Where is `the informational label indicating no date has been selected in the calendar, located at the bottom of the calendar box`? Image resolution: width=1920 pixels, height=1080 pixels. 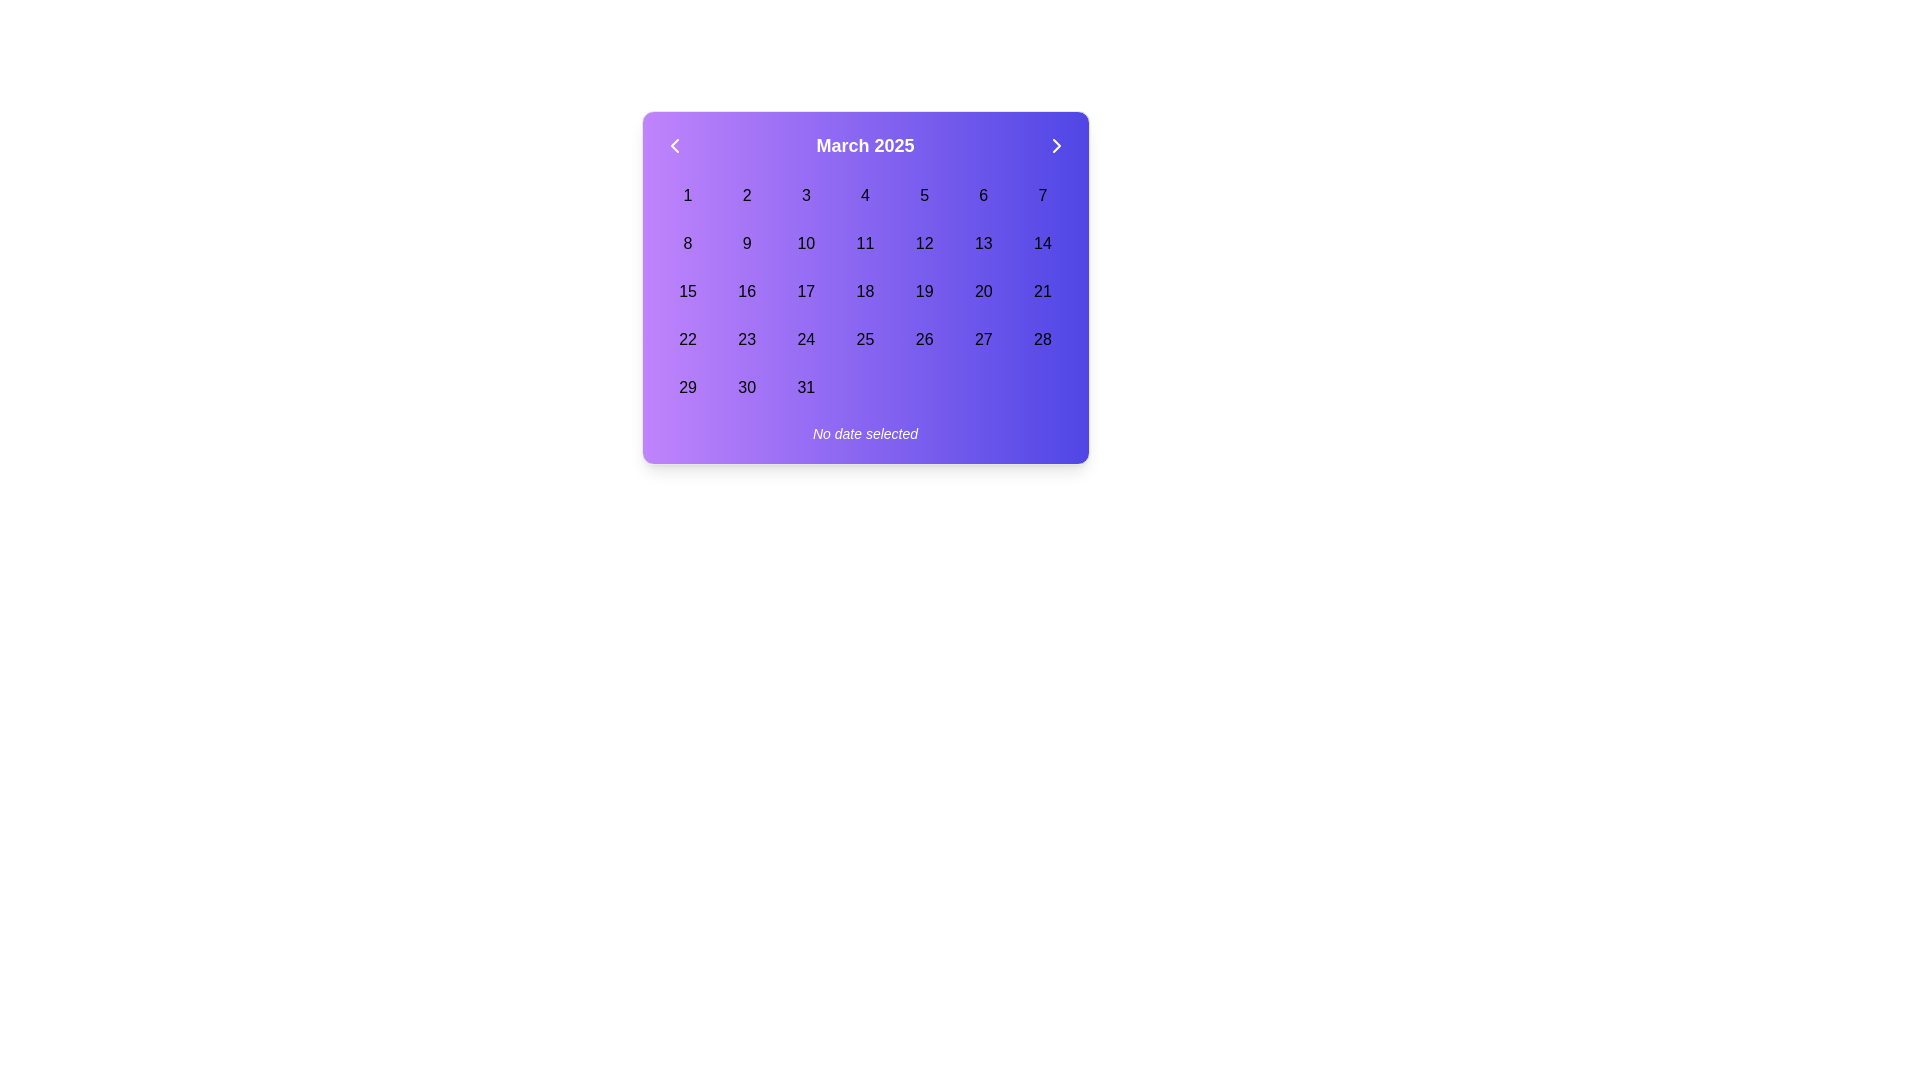
the informational label indicating no date has been selected in the calendar, located at the bottom of the calendar box is located at coordinates (865, 433).